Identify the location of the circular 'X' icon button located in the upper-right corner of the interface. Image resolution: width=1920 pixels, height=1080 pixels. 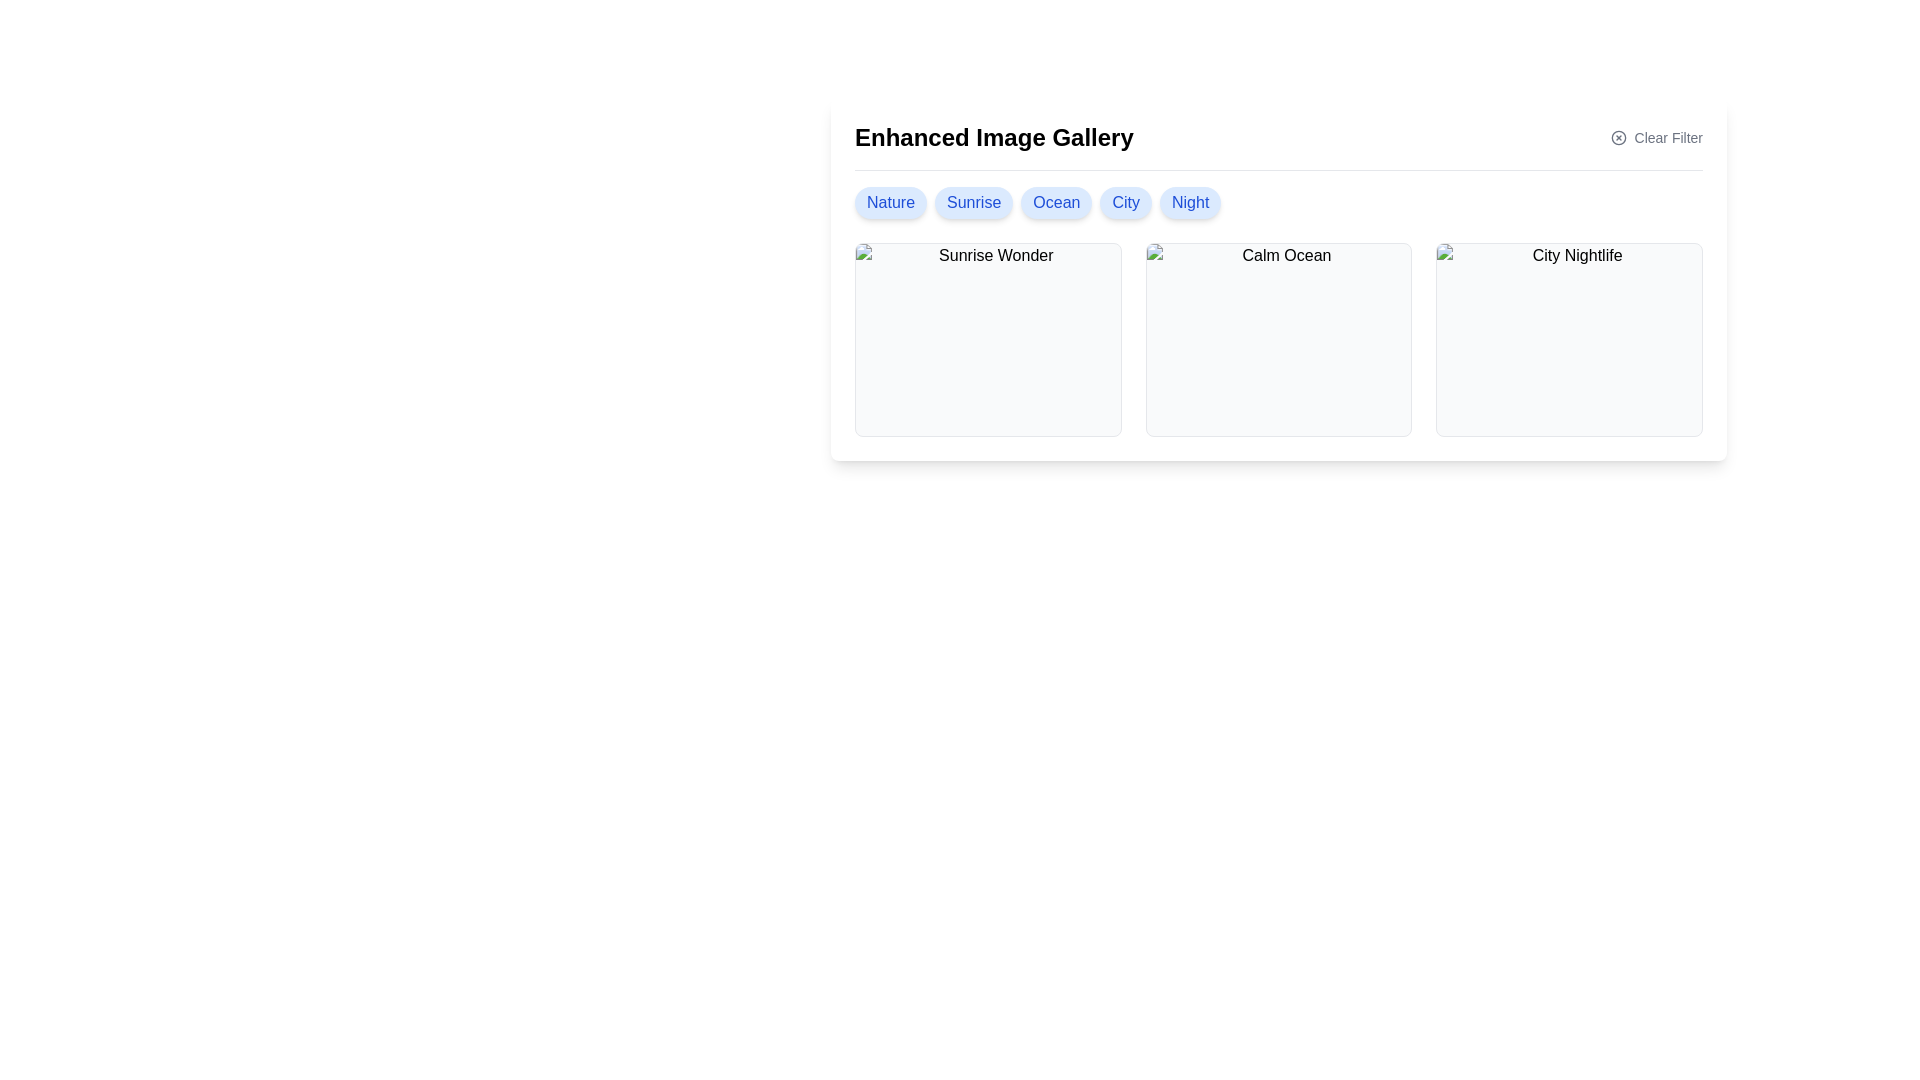
(1618, 137).